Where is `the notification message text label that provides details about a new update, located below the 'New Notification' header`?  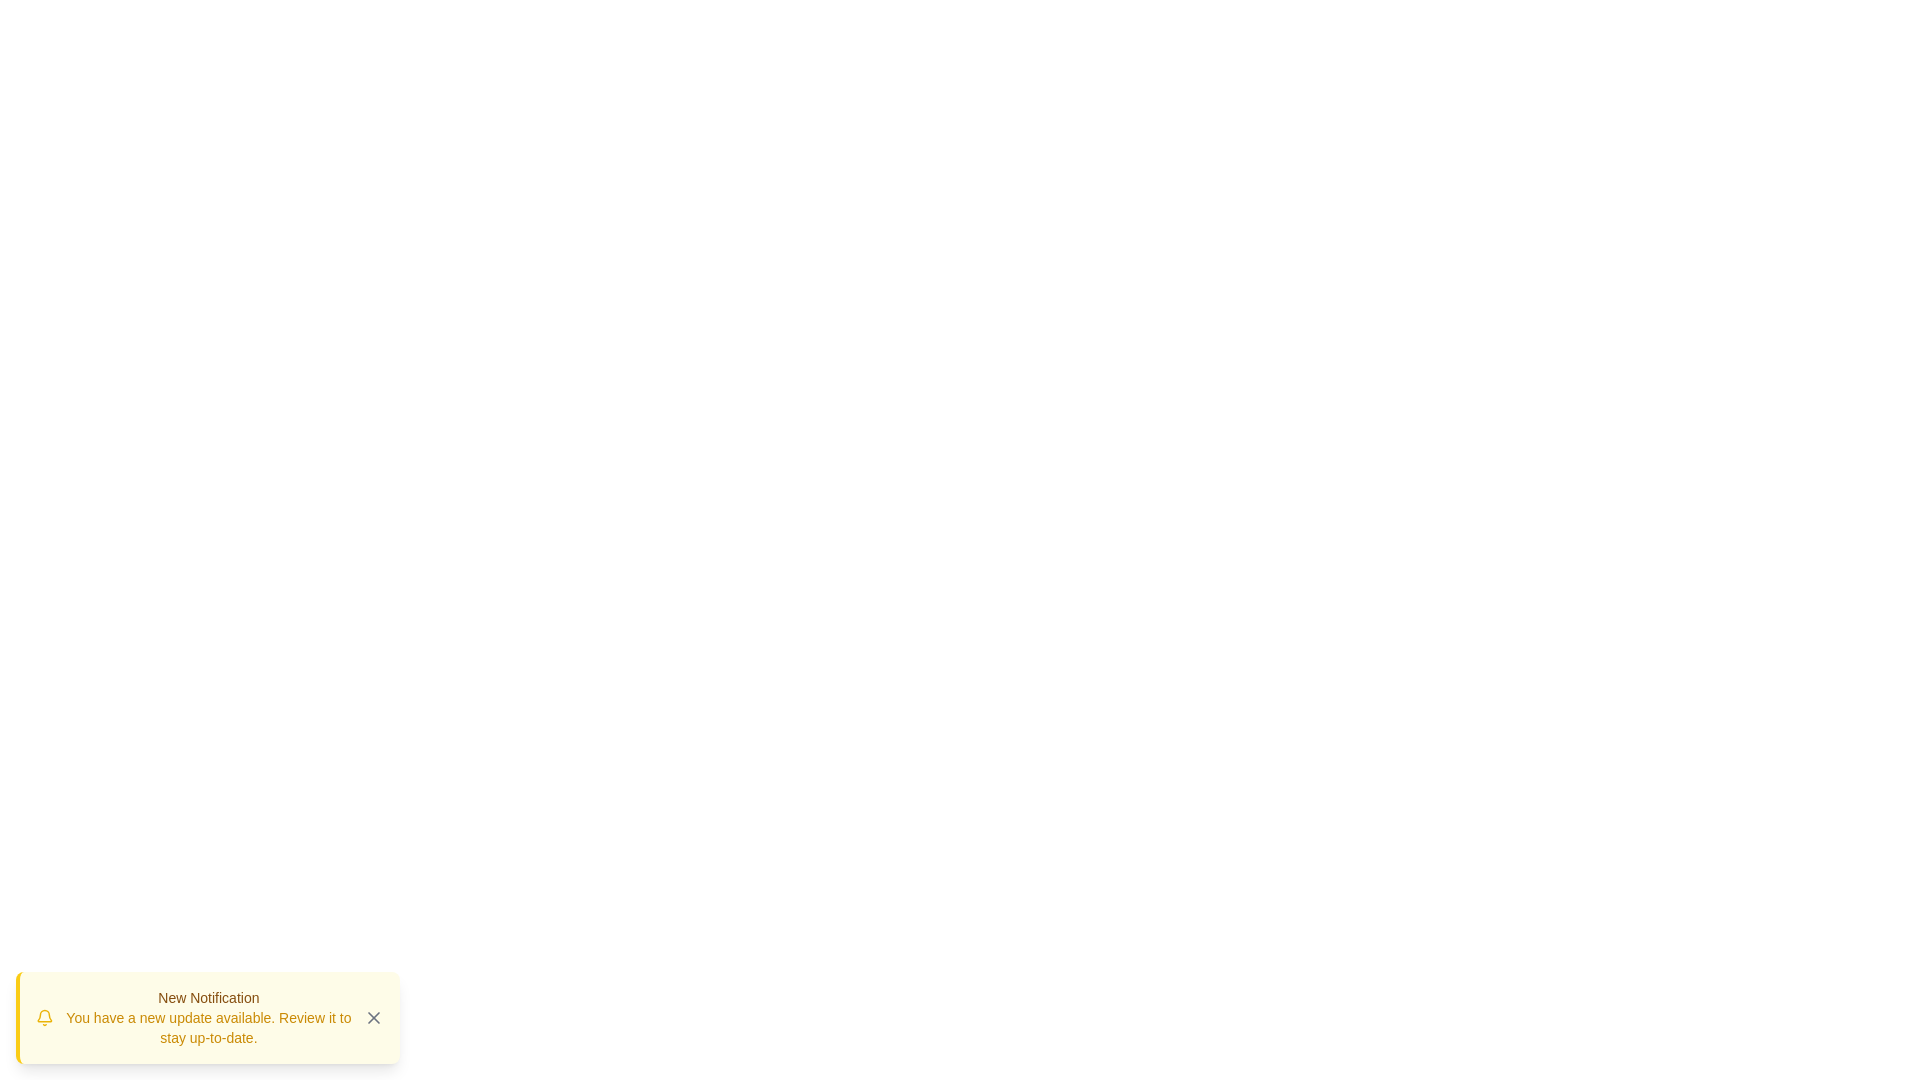
the notification message text label that provides details about a new update, located below the 'New Notification' header is located at coordinates (208, 1028).